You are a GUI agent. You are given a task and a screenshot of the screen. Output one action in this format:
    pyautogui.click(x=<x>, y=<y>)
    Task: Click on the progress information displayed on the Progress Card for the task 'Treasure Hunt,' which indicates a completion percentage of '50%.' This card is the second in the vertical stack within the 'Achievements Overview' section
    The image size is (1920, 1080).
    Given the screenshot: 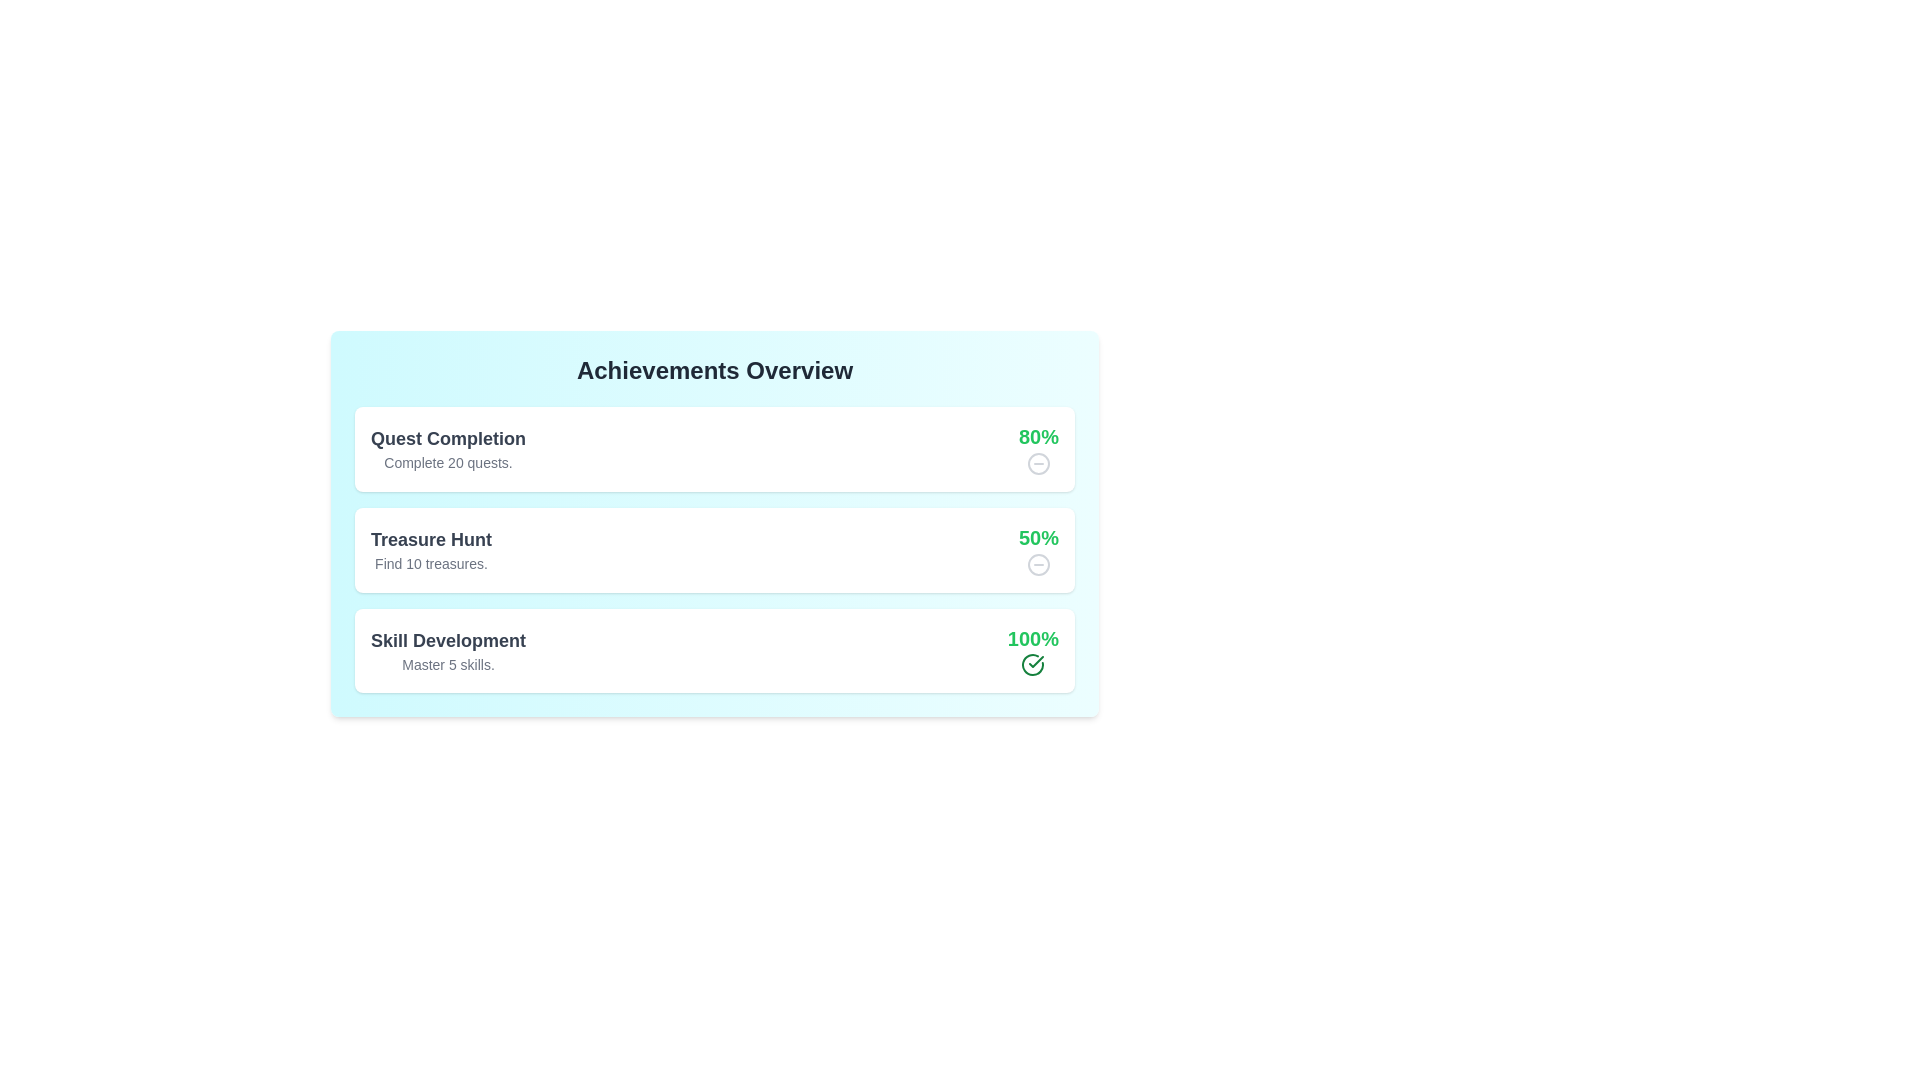 What is the action you would take?
    pyautogui.click(x=715, y=550)
    